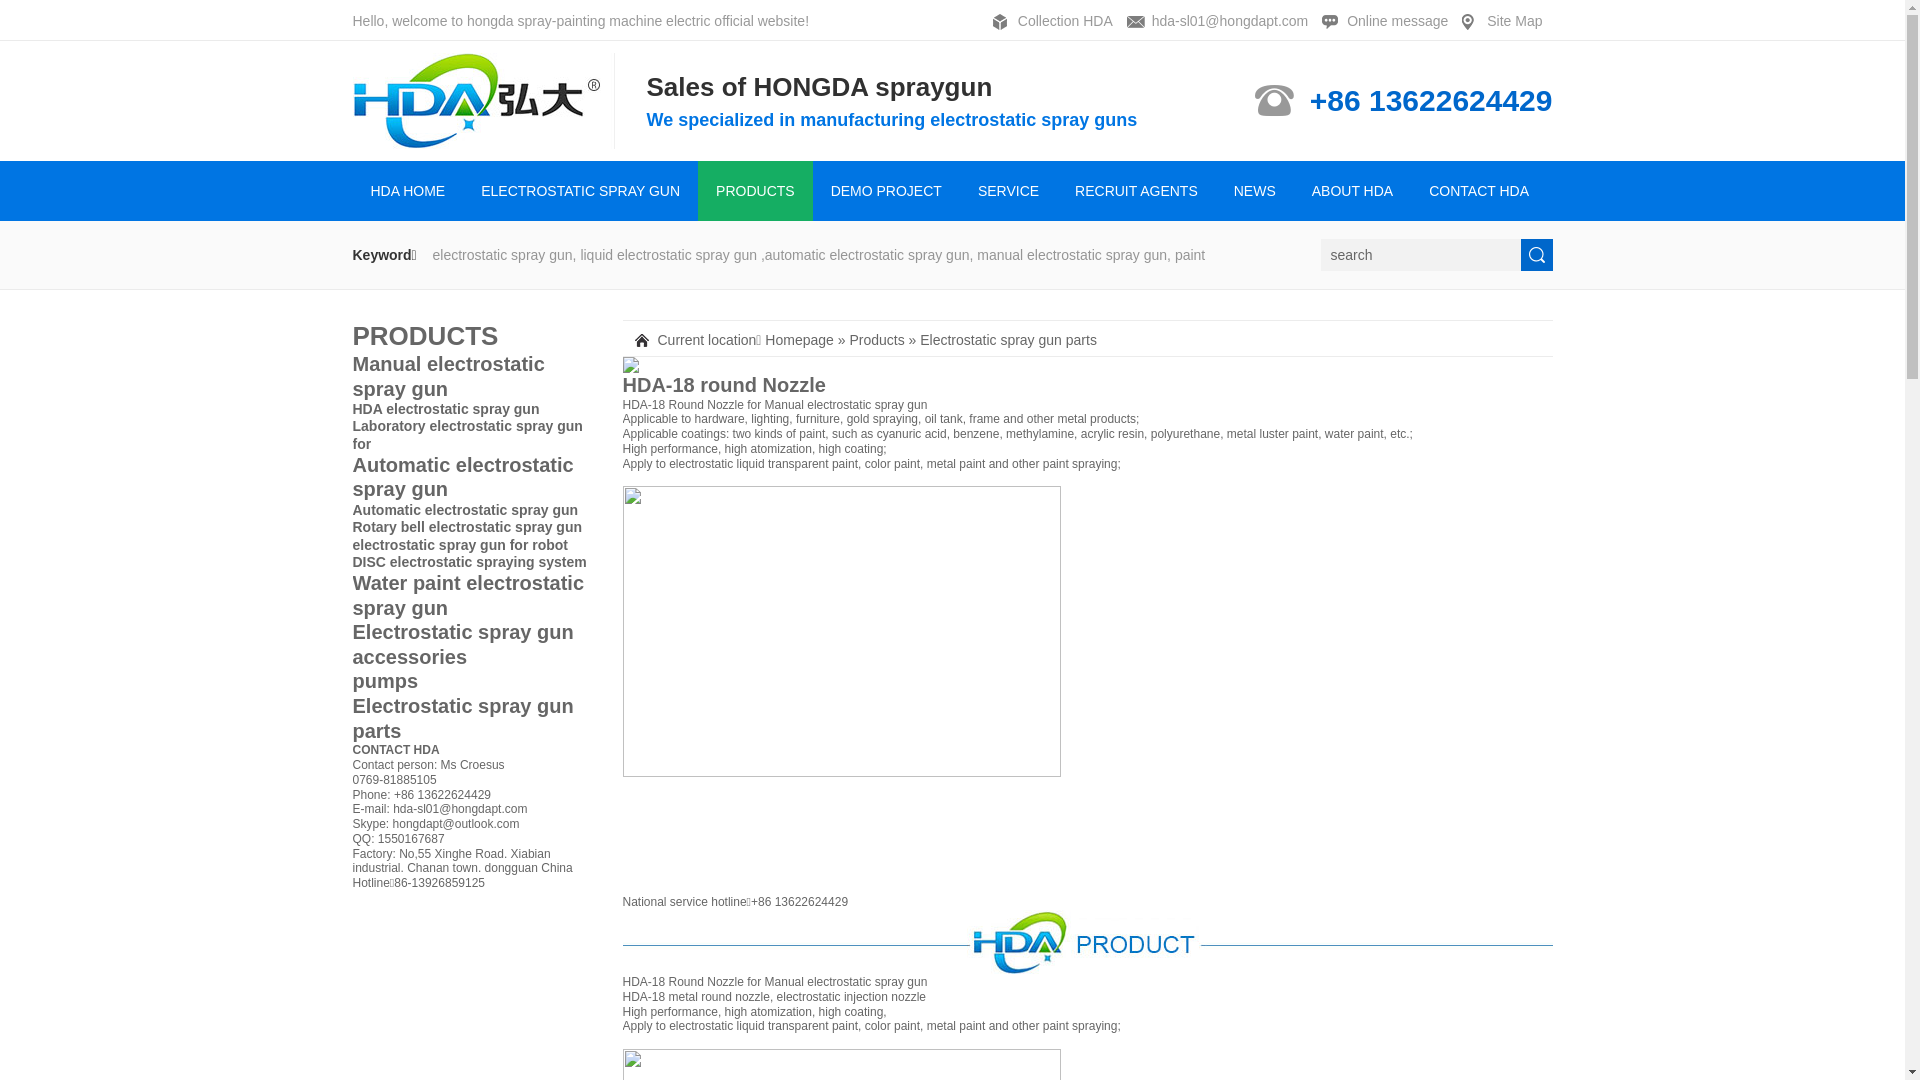 This screenshot has height=1080, width=1920. I want to click on 'pumps', so click(473, 680).